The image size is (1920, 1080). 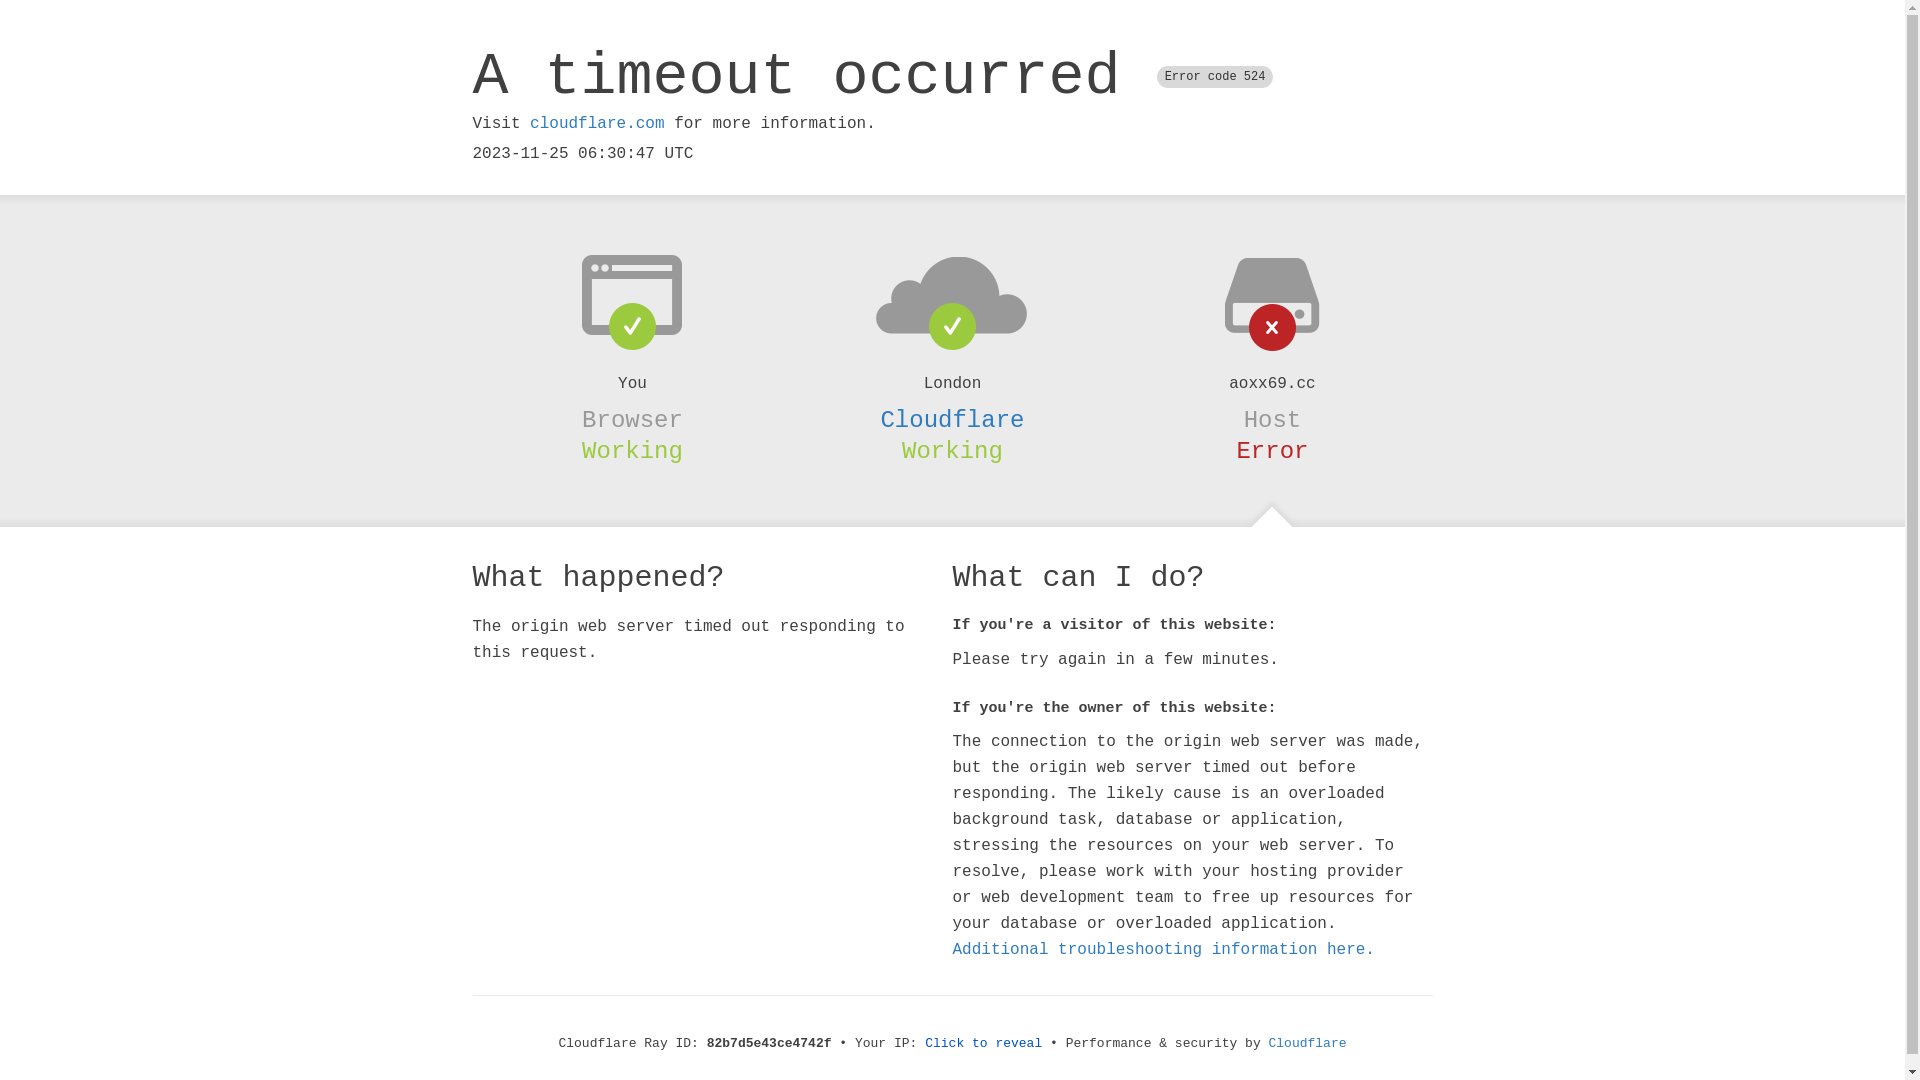 I want to click on 'Click to reveal', so click(x=983, y=1042).